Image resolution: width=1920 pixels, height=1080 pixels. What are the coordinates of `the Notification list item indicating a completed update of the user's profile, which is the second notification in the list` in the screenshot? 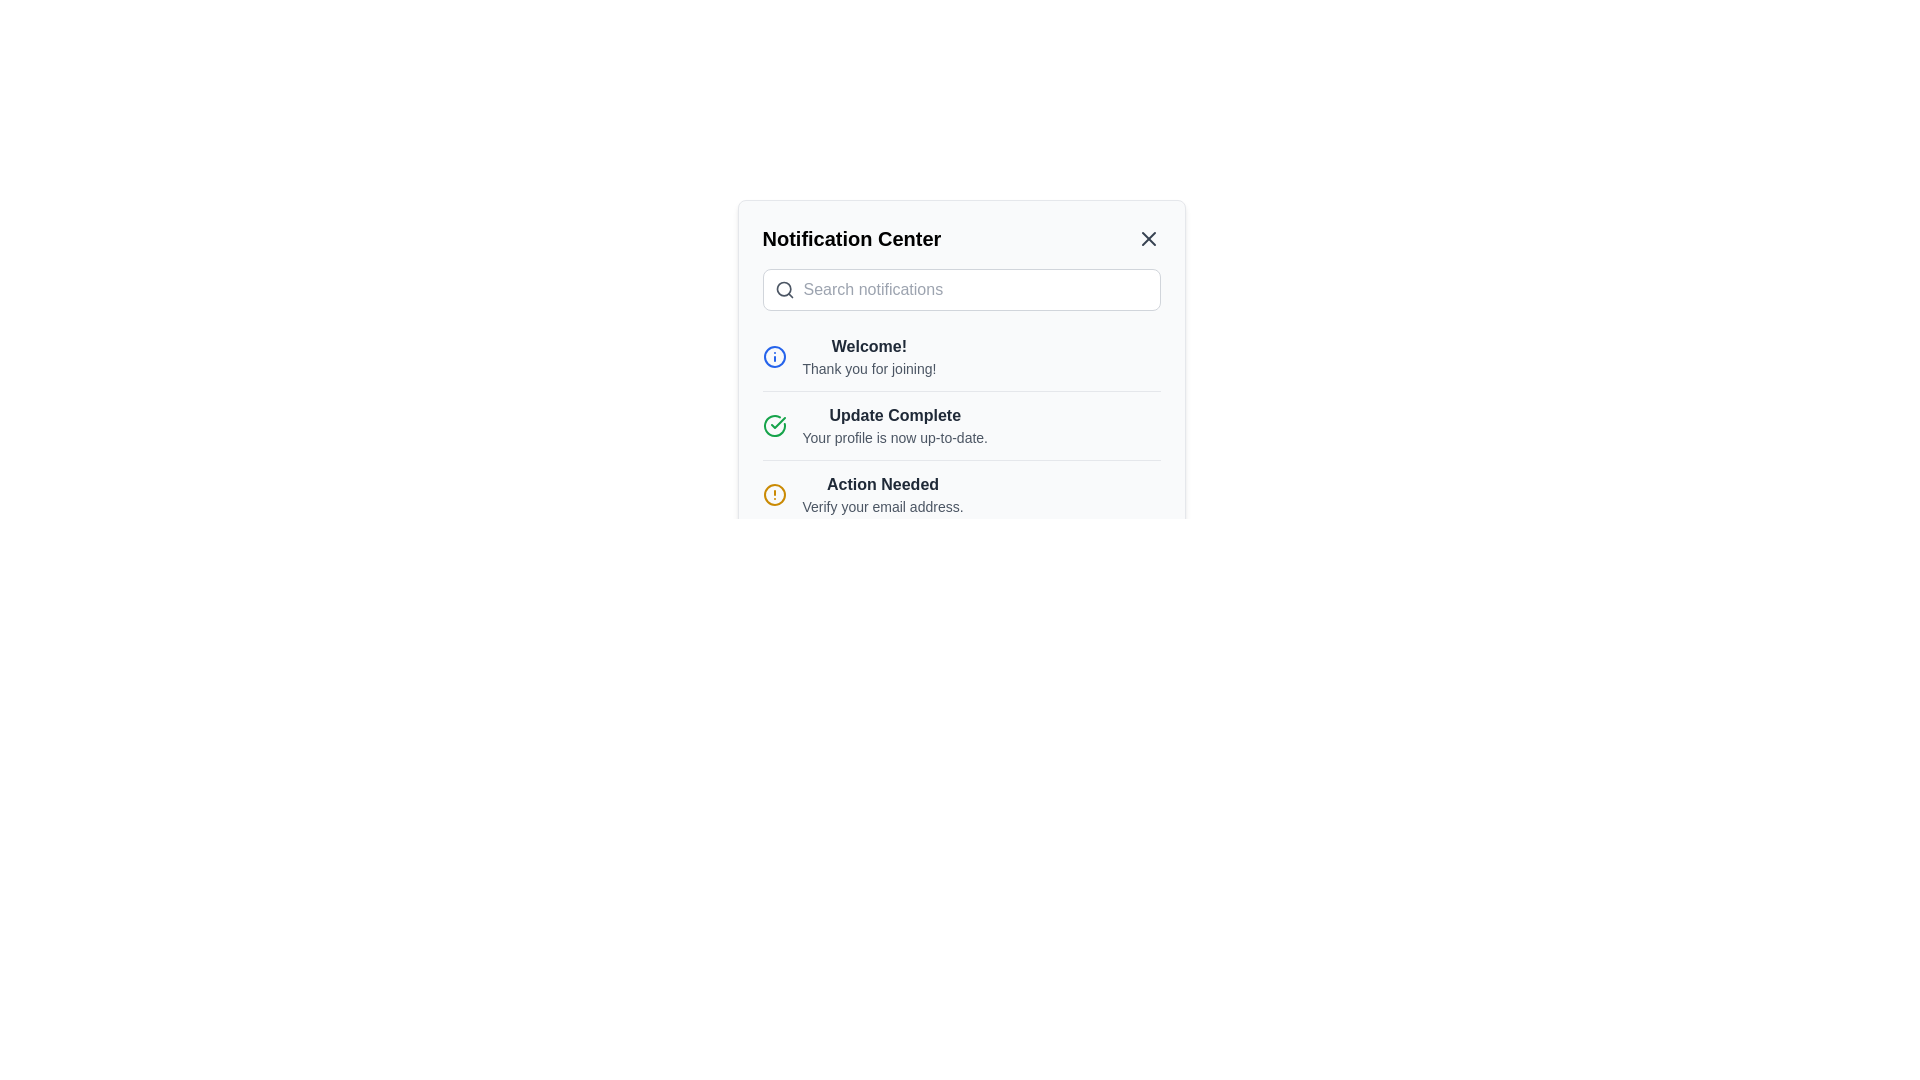 It's located at (961, 460).